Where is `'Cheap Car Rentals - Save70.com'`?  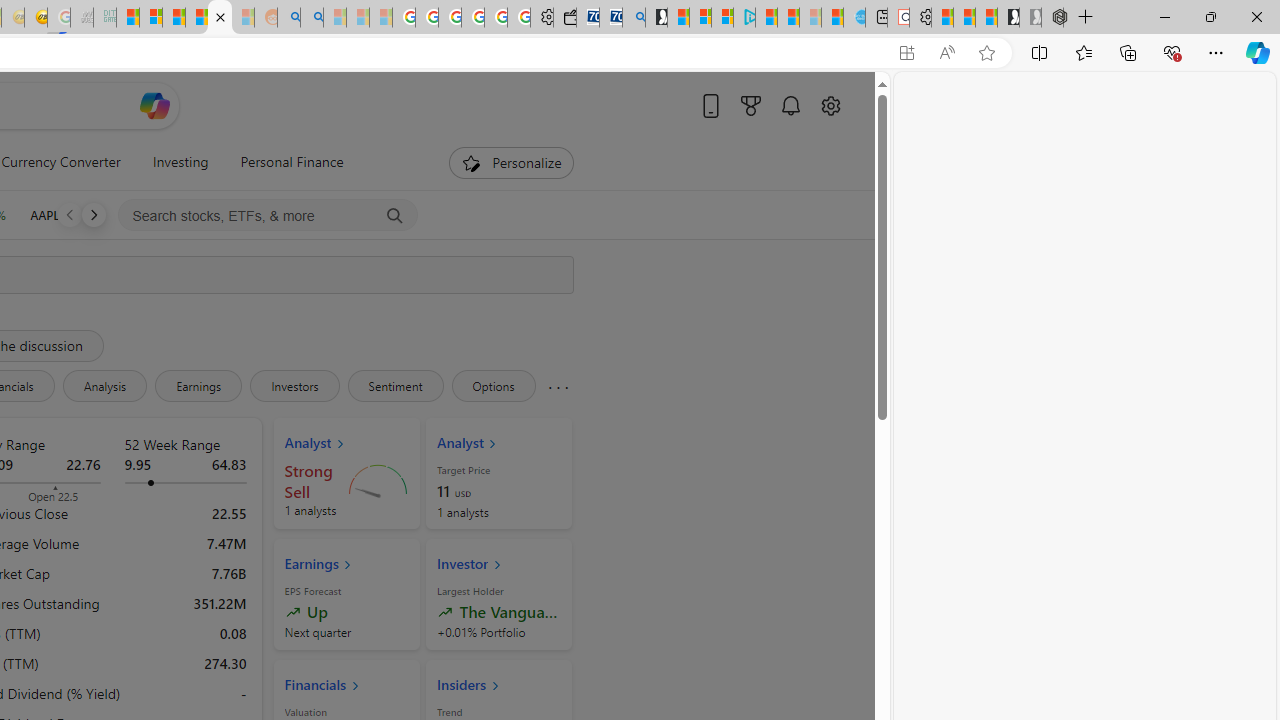
'Cheap Car Rentals - Save70.com' is located at coordinates (610, 17).